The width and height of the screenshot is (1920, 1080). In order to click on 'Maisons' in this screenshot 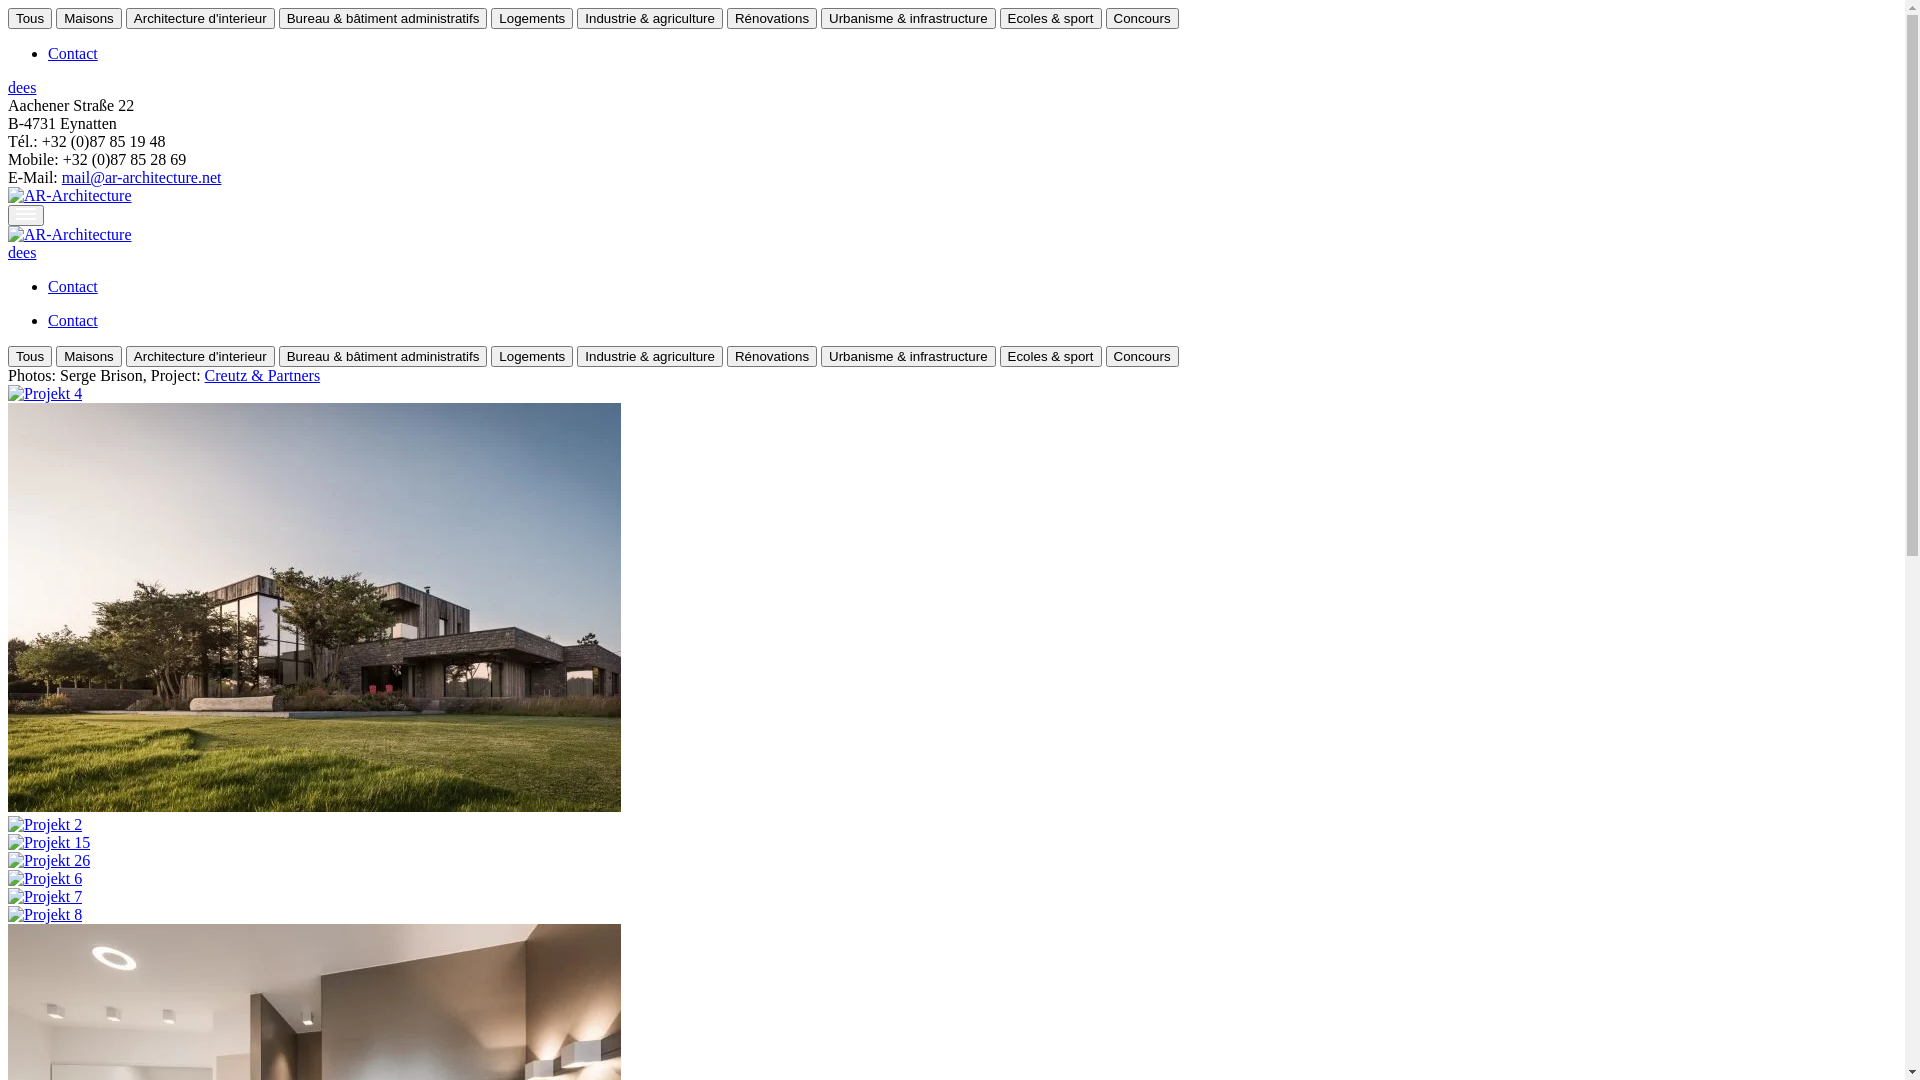, I will do `click(88, 18)`.